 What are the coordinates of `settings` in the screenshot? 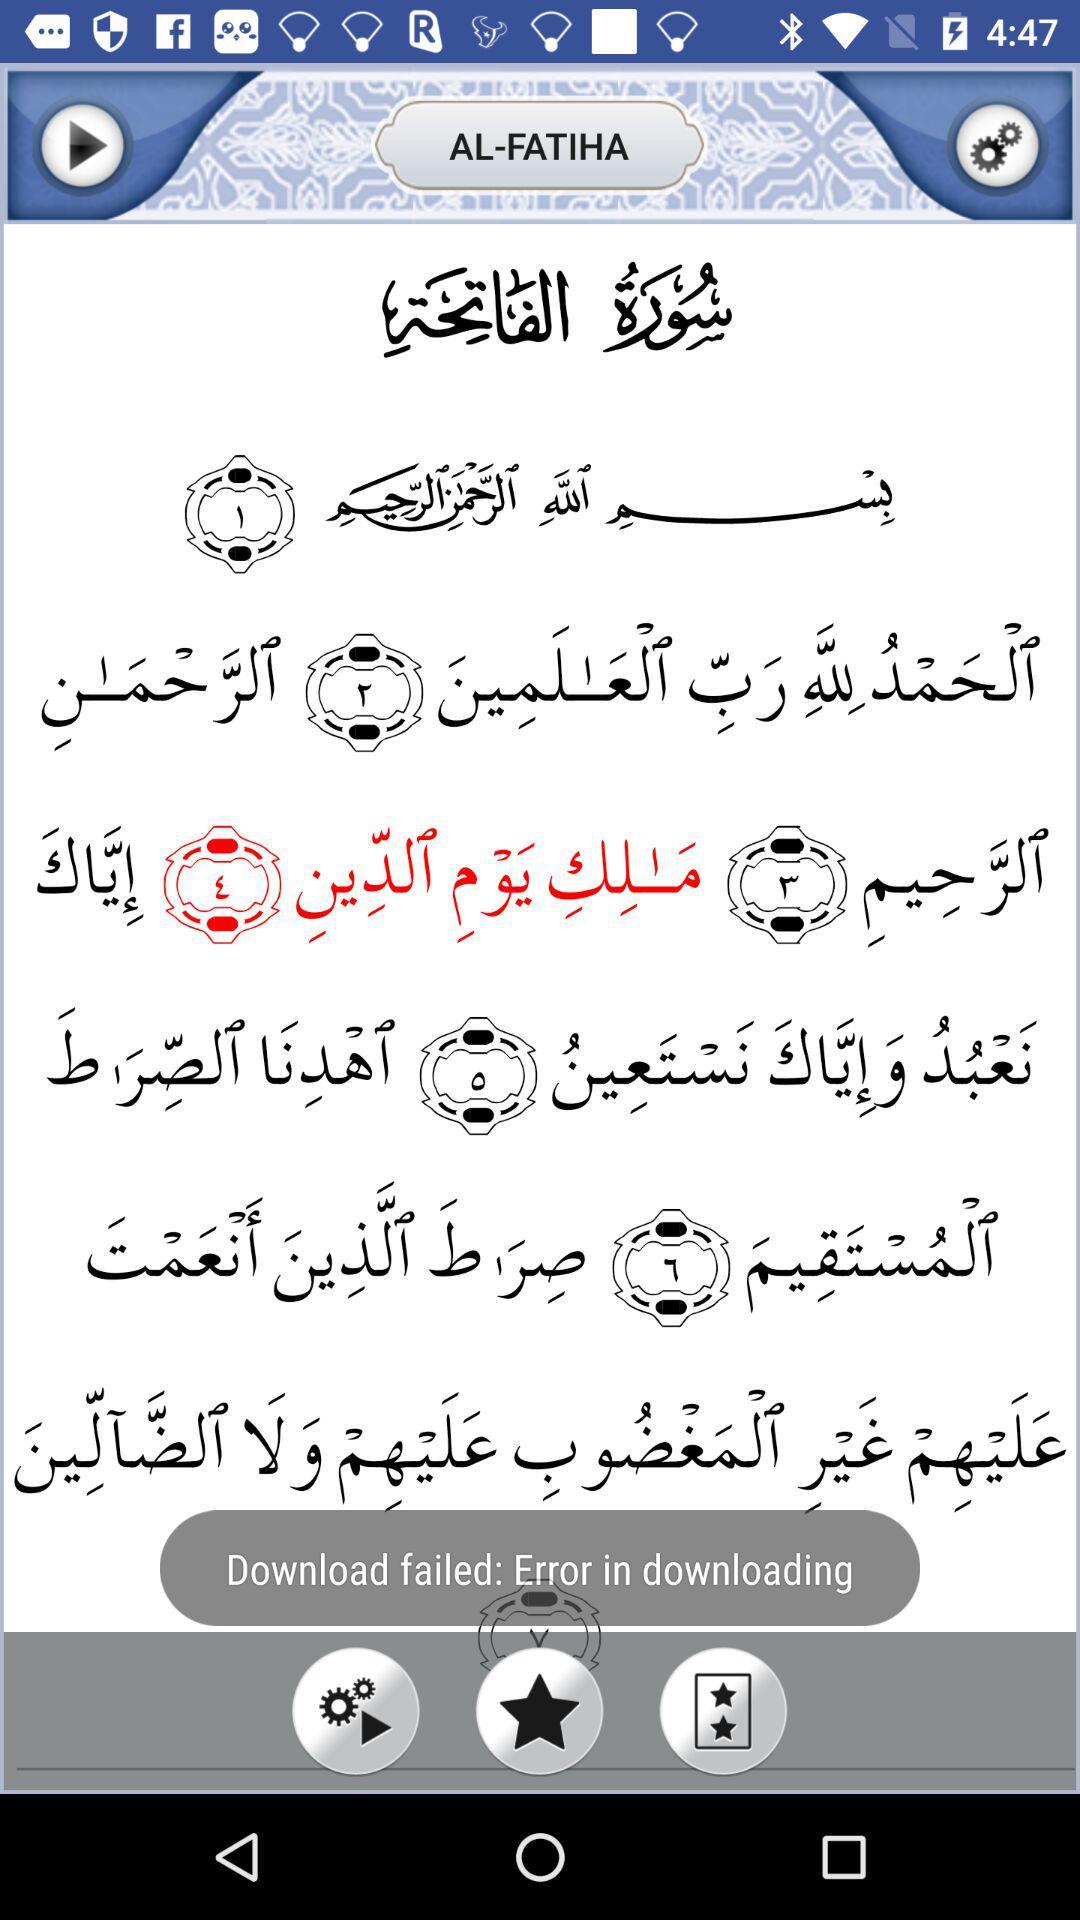 It's located at (997, 144).